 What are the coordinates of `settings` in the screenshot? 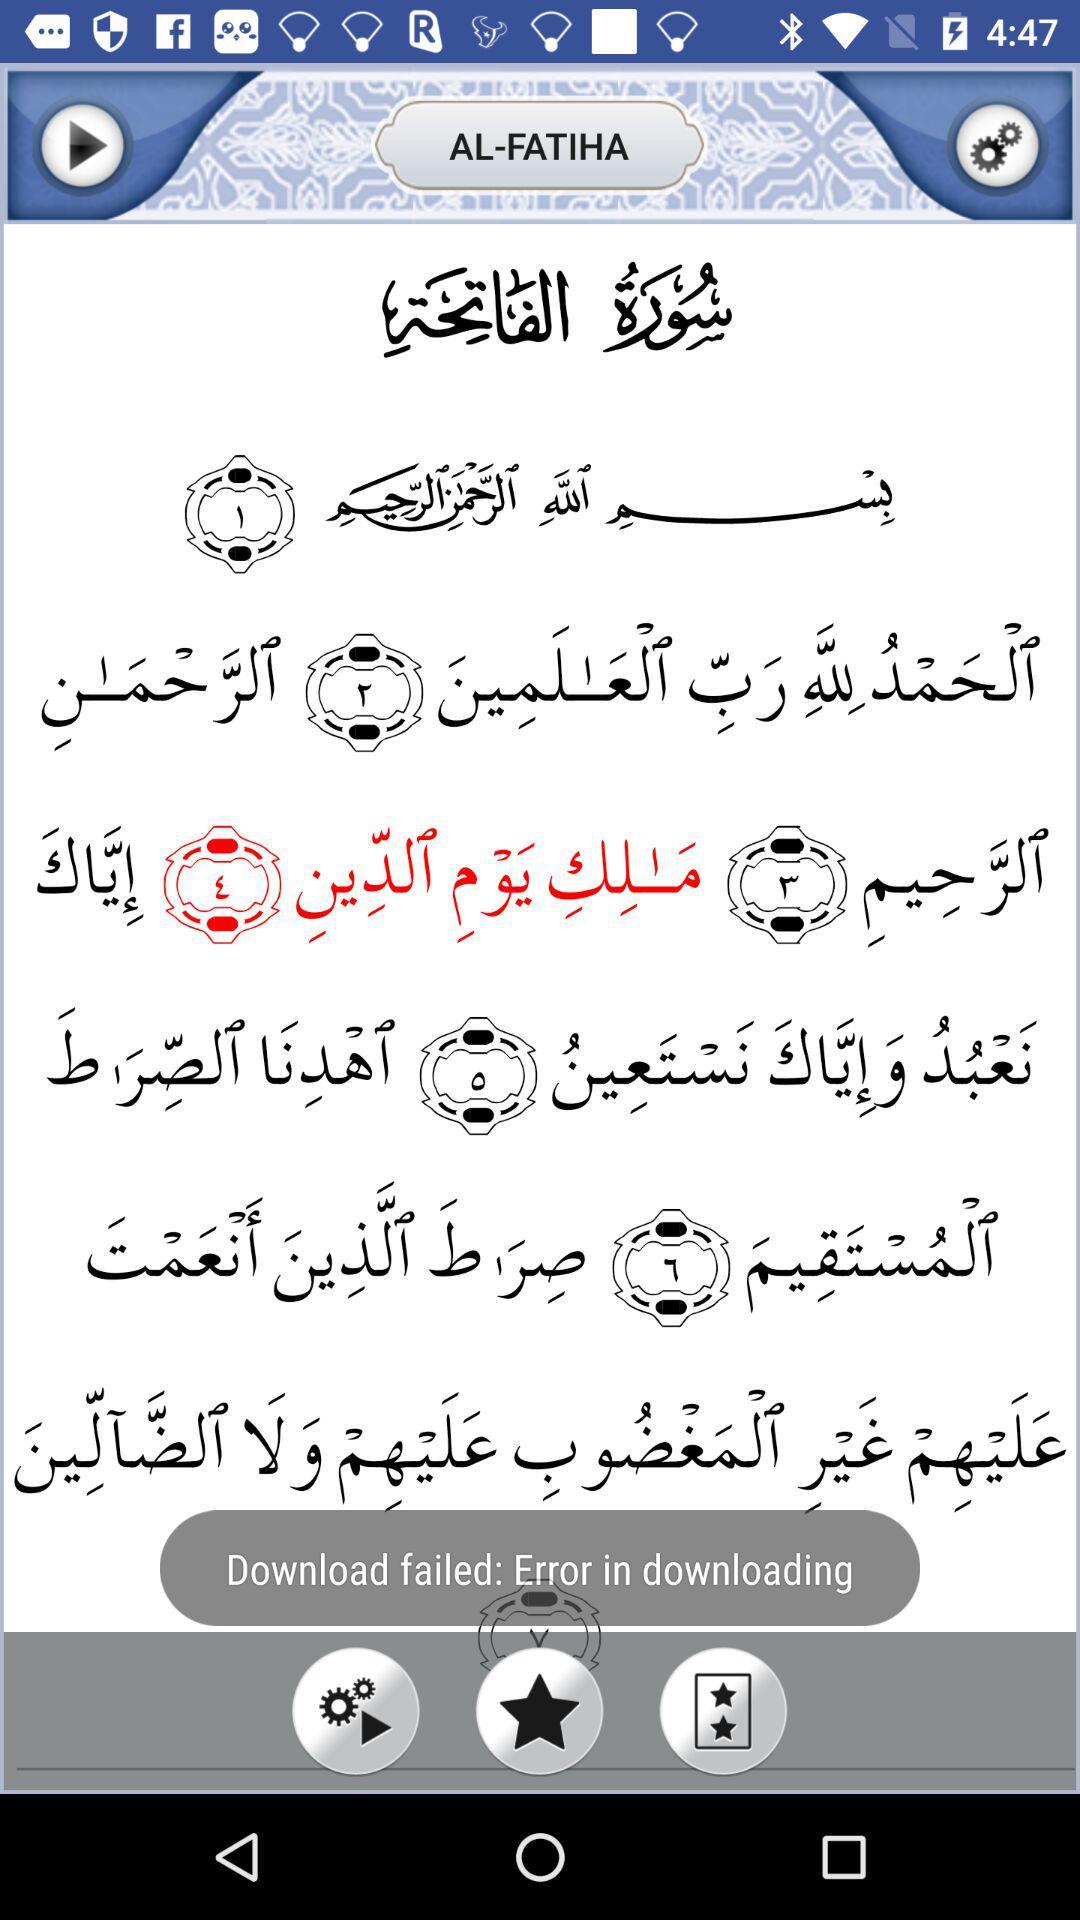 It's located at (997, 144).